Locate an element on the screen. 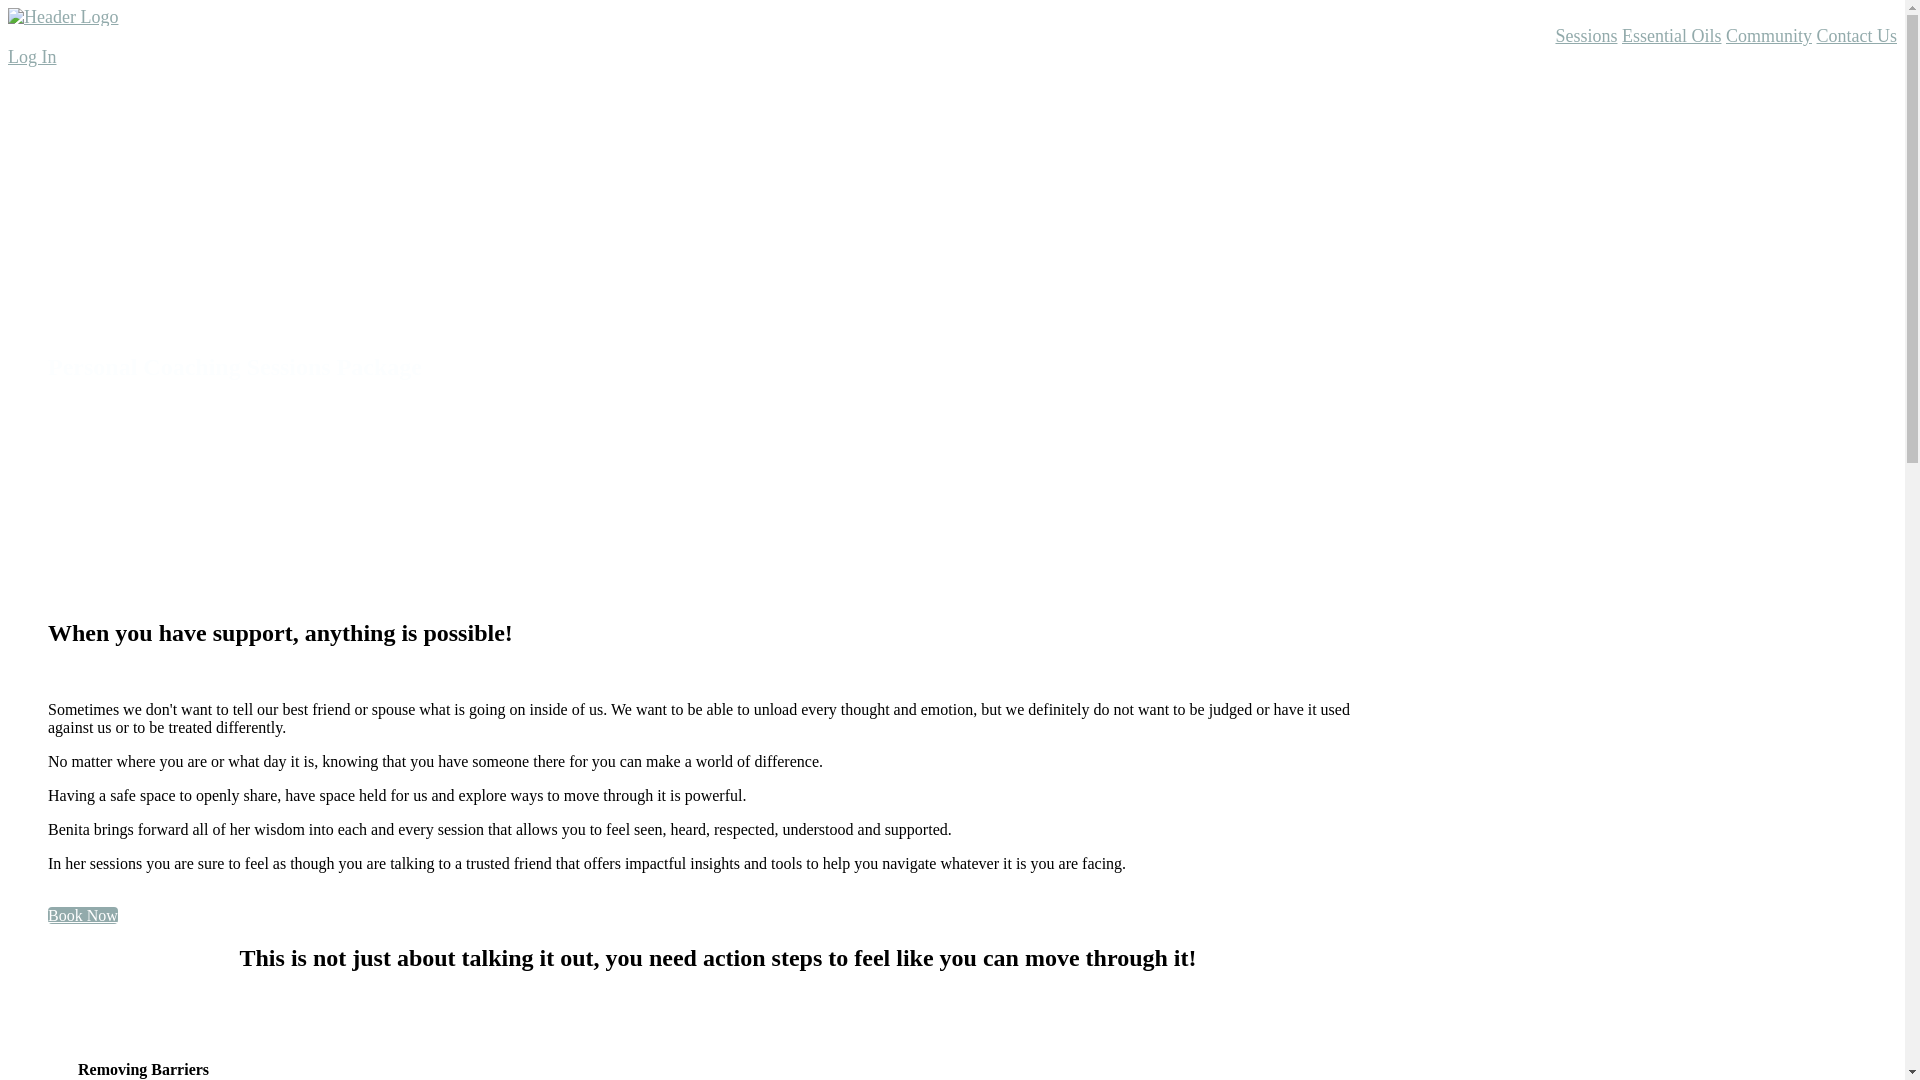 The image size is (1920, 1080). 'Contact Us' is located at coordinates (1855, 35).